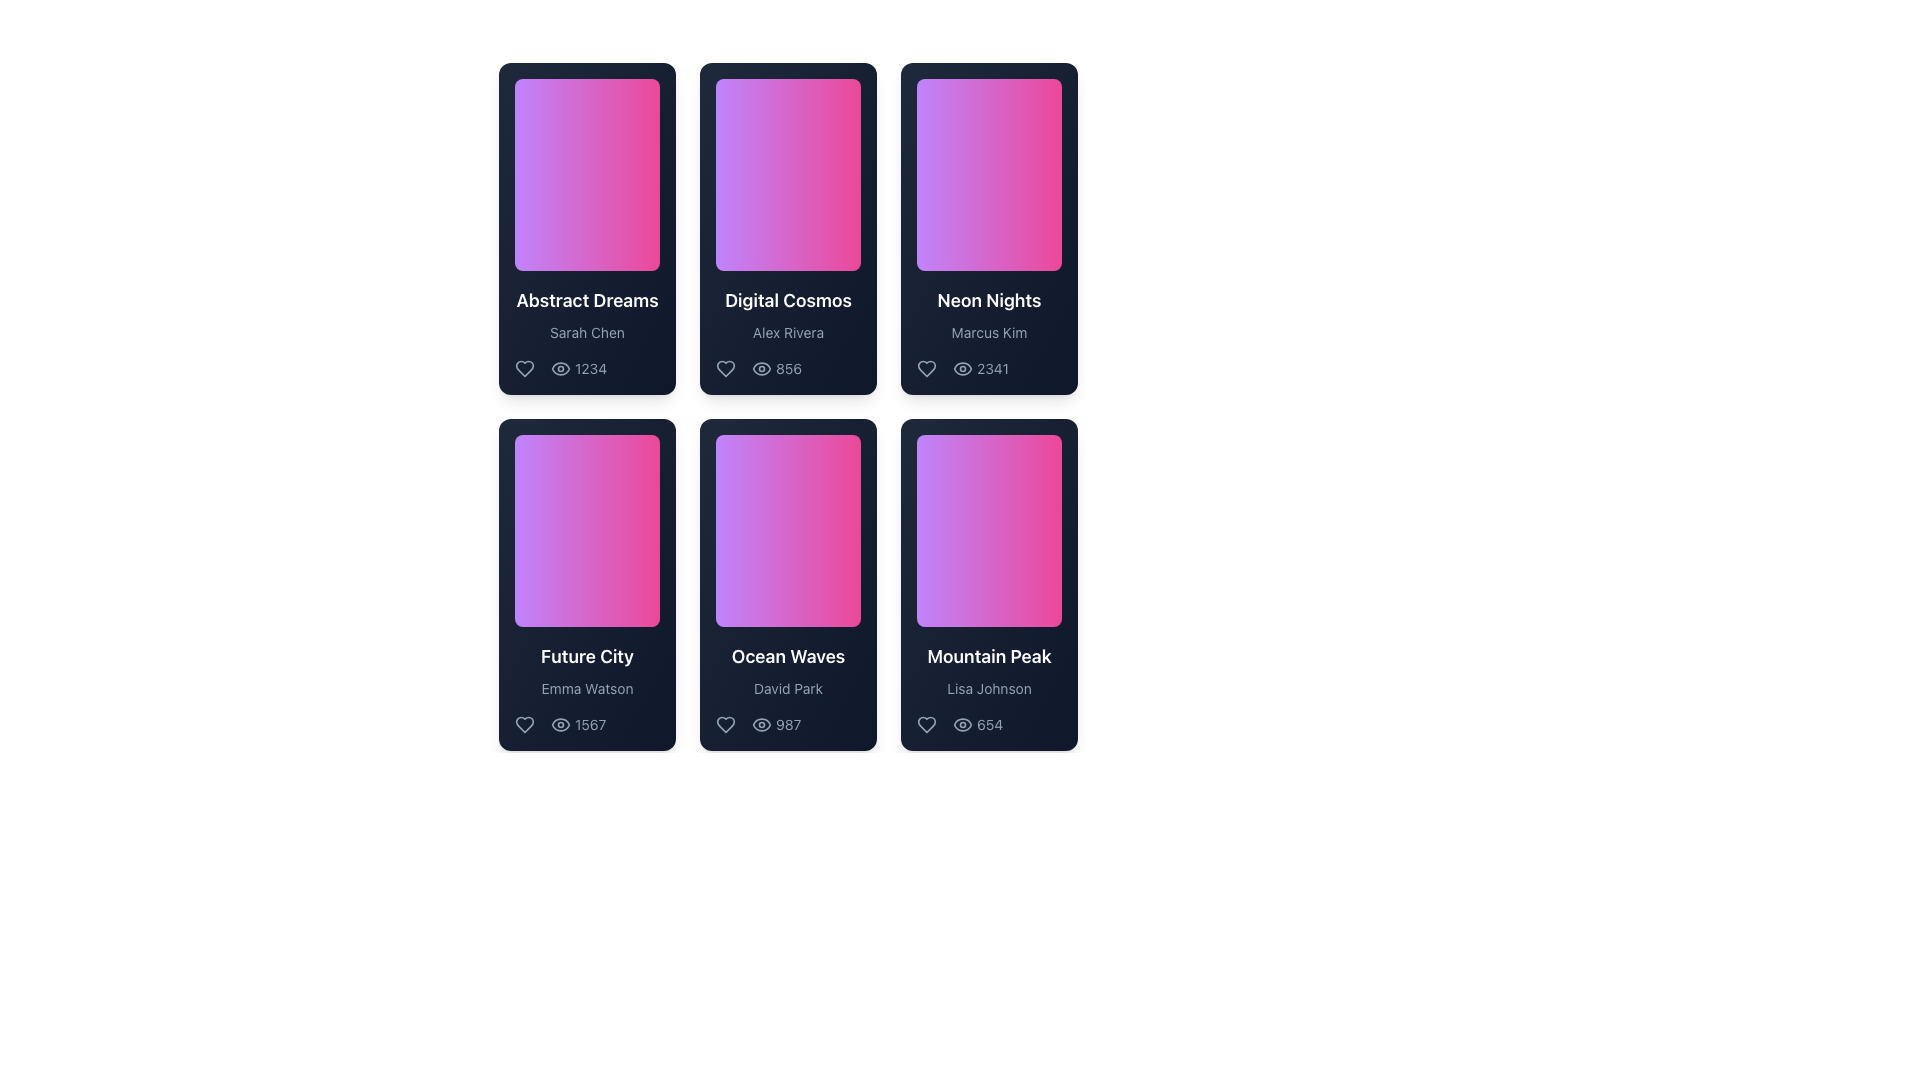  Describe the element at coordinates (761, 369) in the screenshot. I see `the appearance of the eye-shaped icon located in the middle card of the top row, alongside the text label '856'` at that location.